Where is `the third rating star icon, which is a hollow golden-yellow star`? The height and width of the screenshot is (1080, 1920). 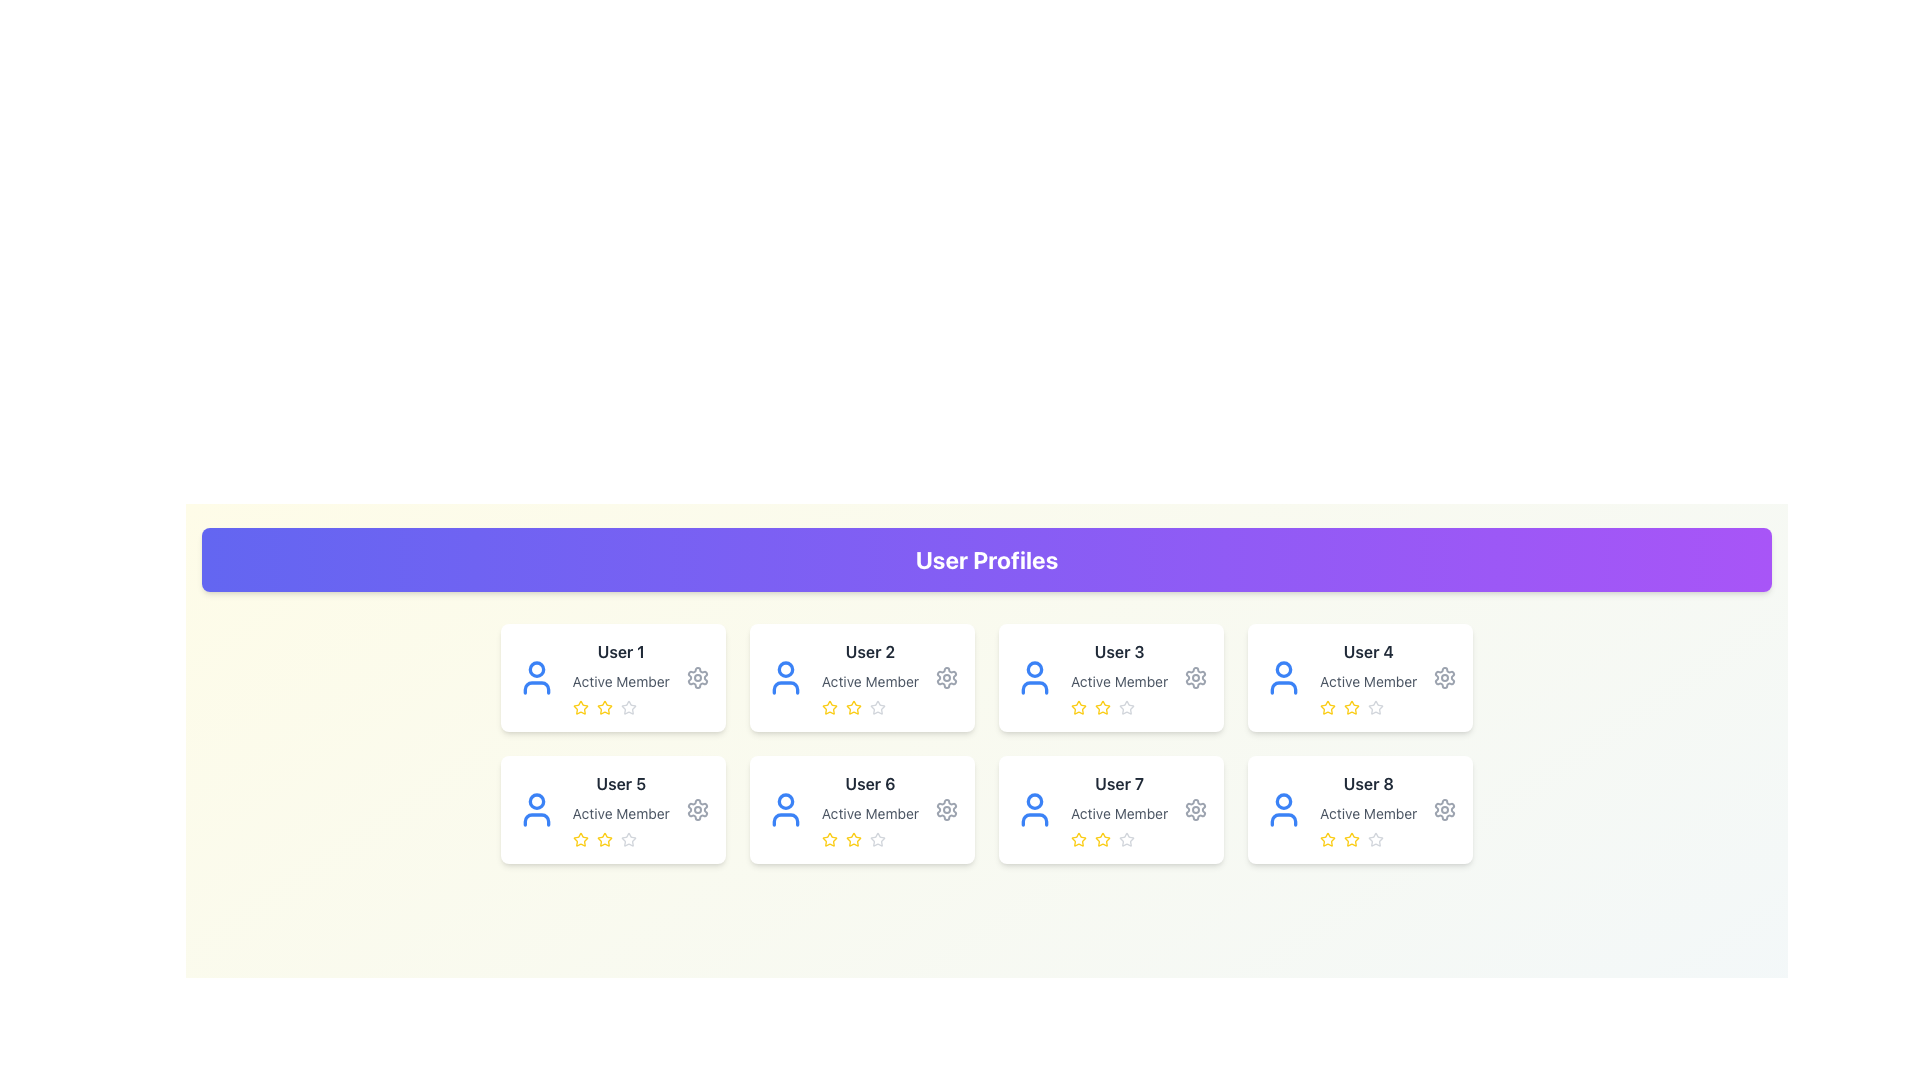 the third rating star icon, which is a hollow golden-yellow star is located at coordinates (853, 707).